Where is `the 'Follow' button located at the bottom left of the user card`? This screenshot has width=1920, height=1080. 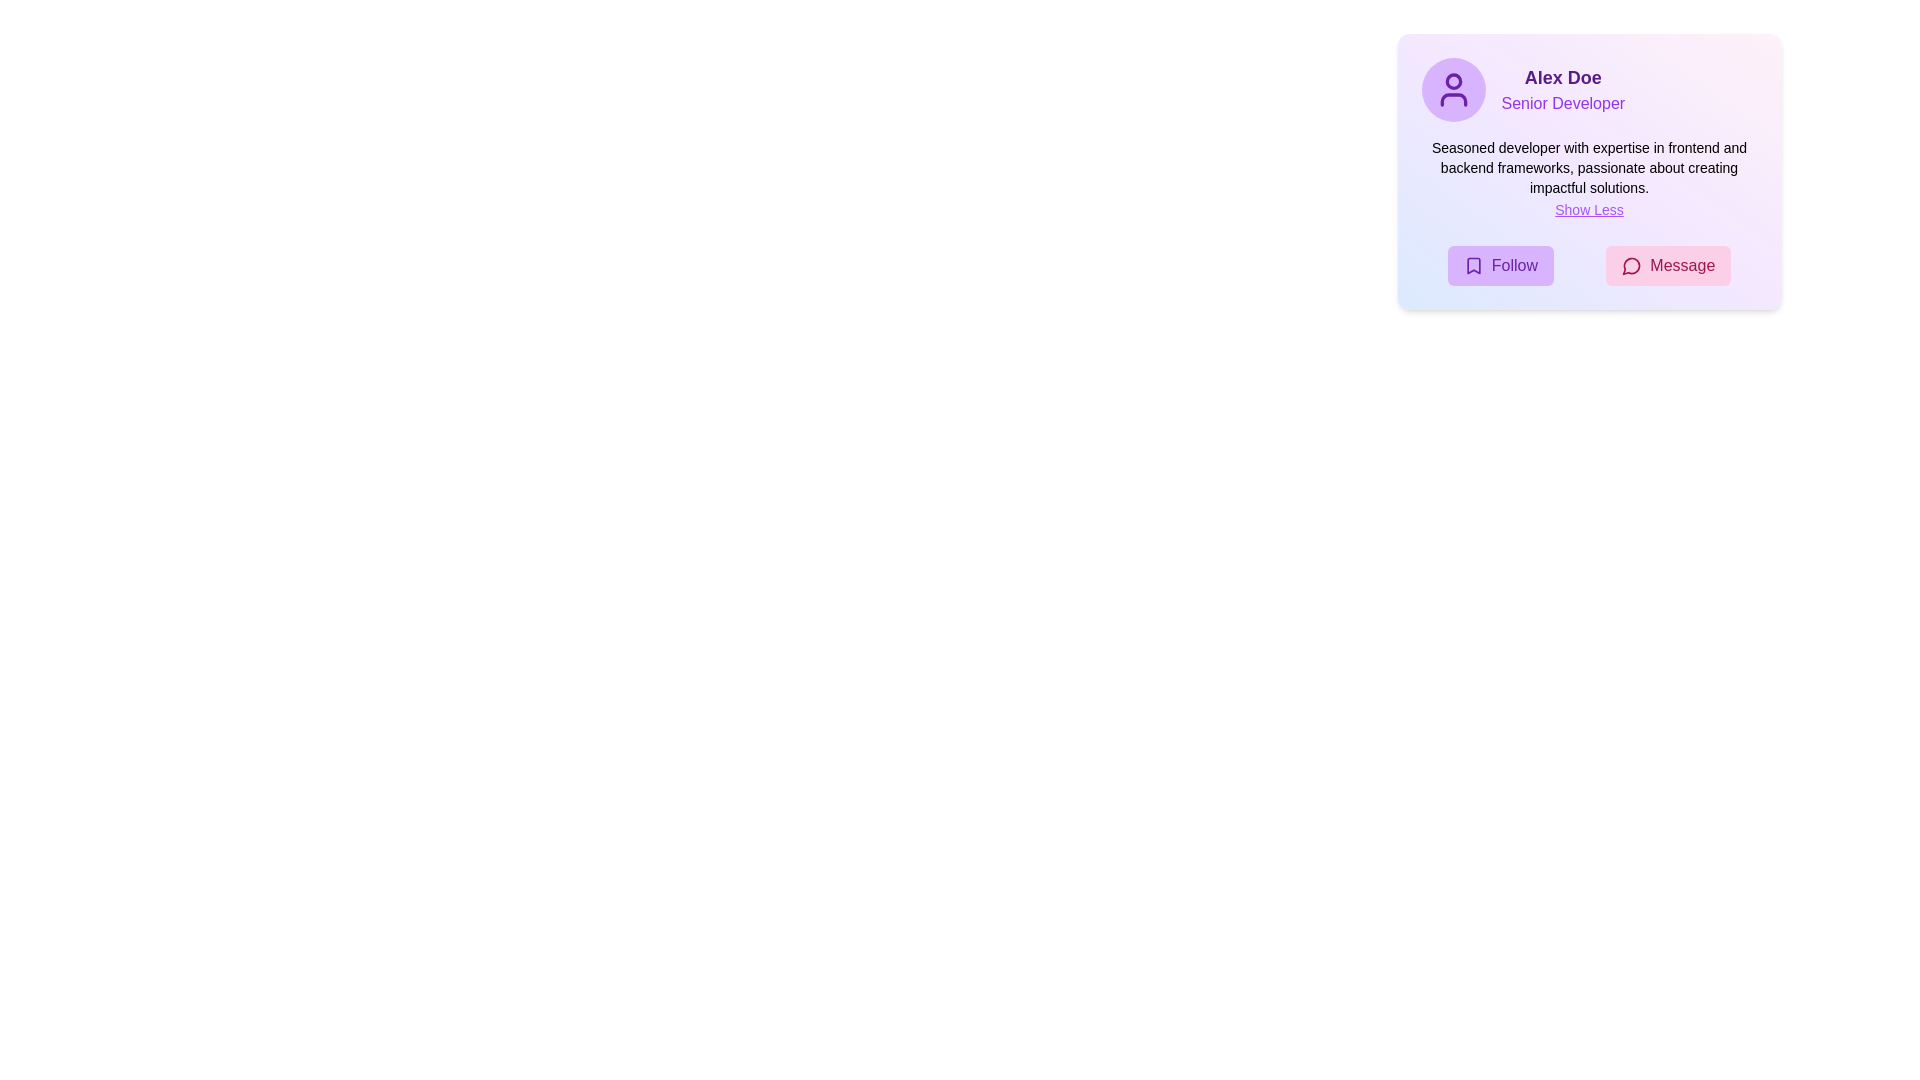
the 'Follow' button located at the bottom left of the user card is located at coordinates (1500, 265).